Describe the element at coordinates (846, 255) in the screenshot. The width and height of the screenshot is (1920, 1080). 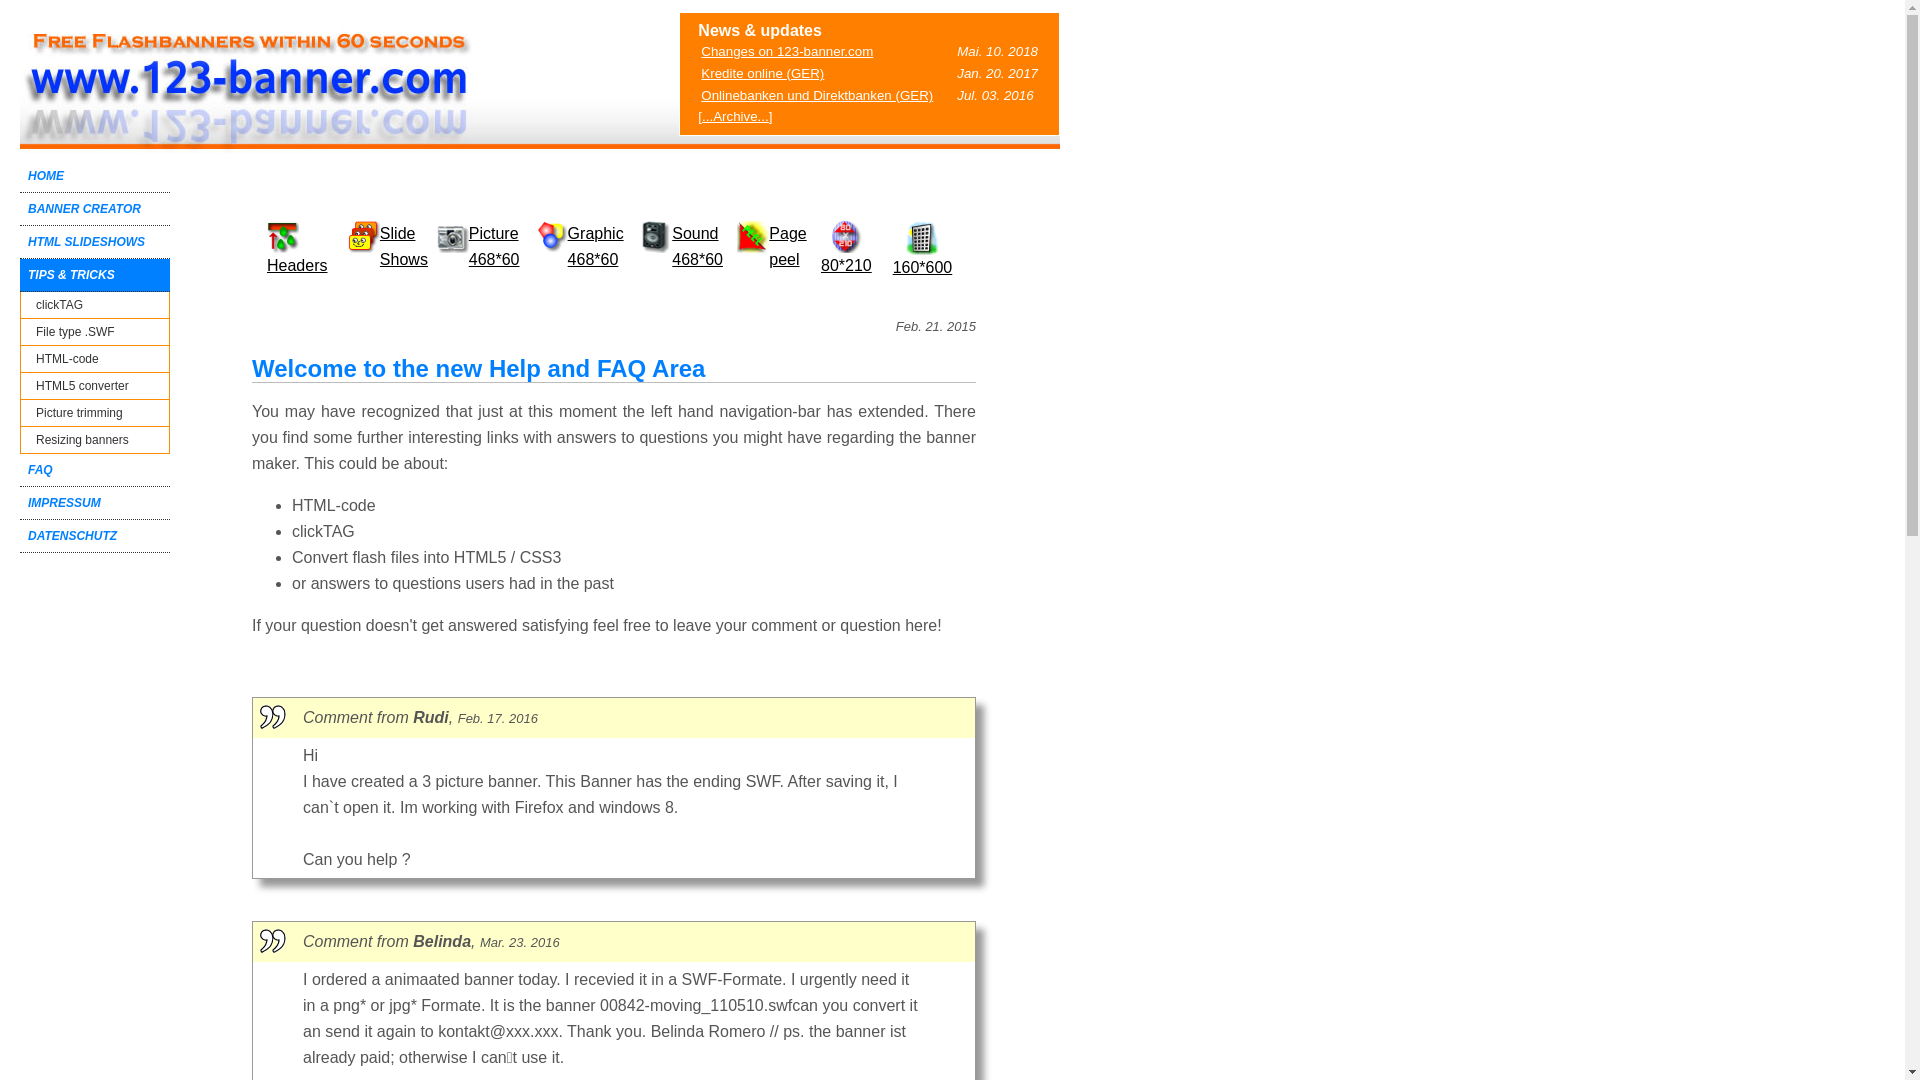
I see `'80*210'` at that location.